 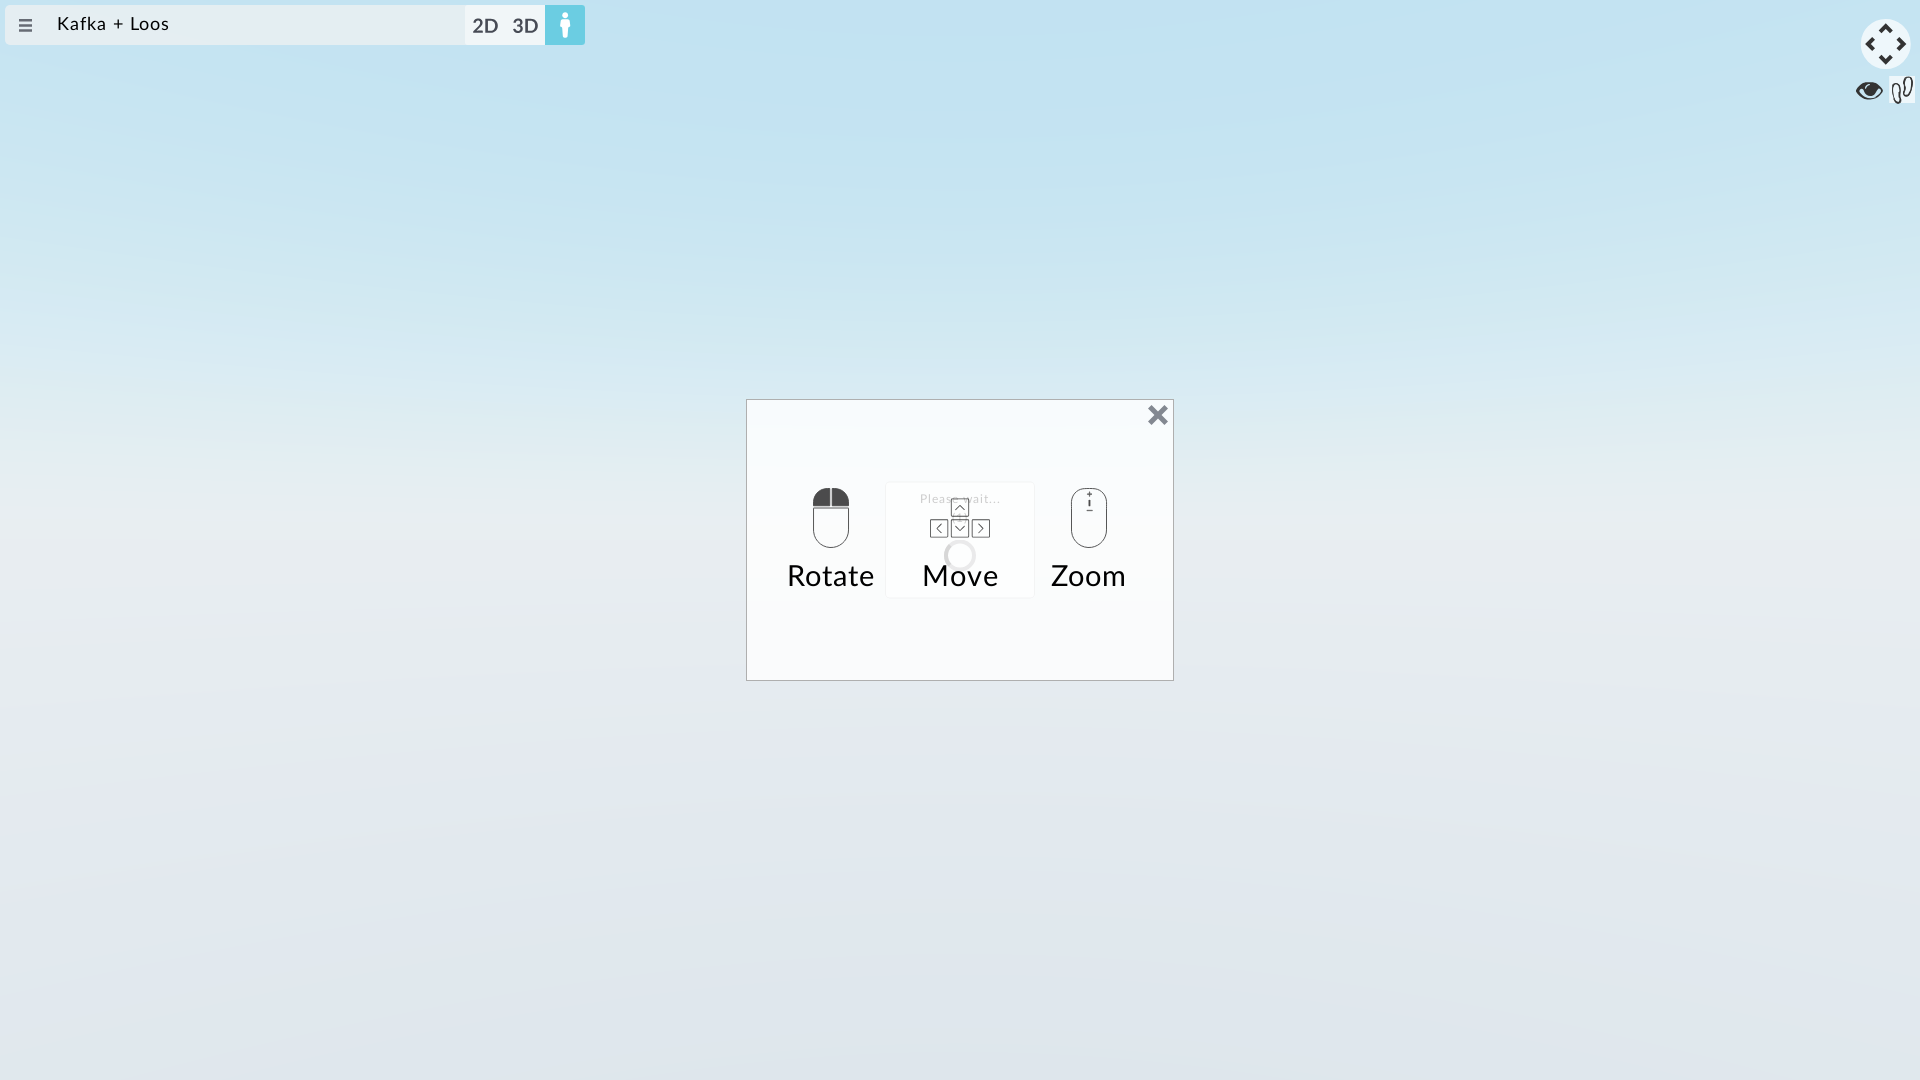 What do you see at coordinates (564, 24) in the screenshot?
I see `'first person'` at bounding box center [564, 24].